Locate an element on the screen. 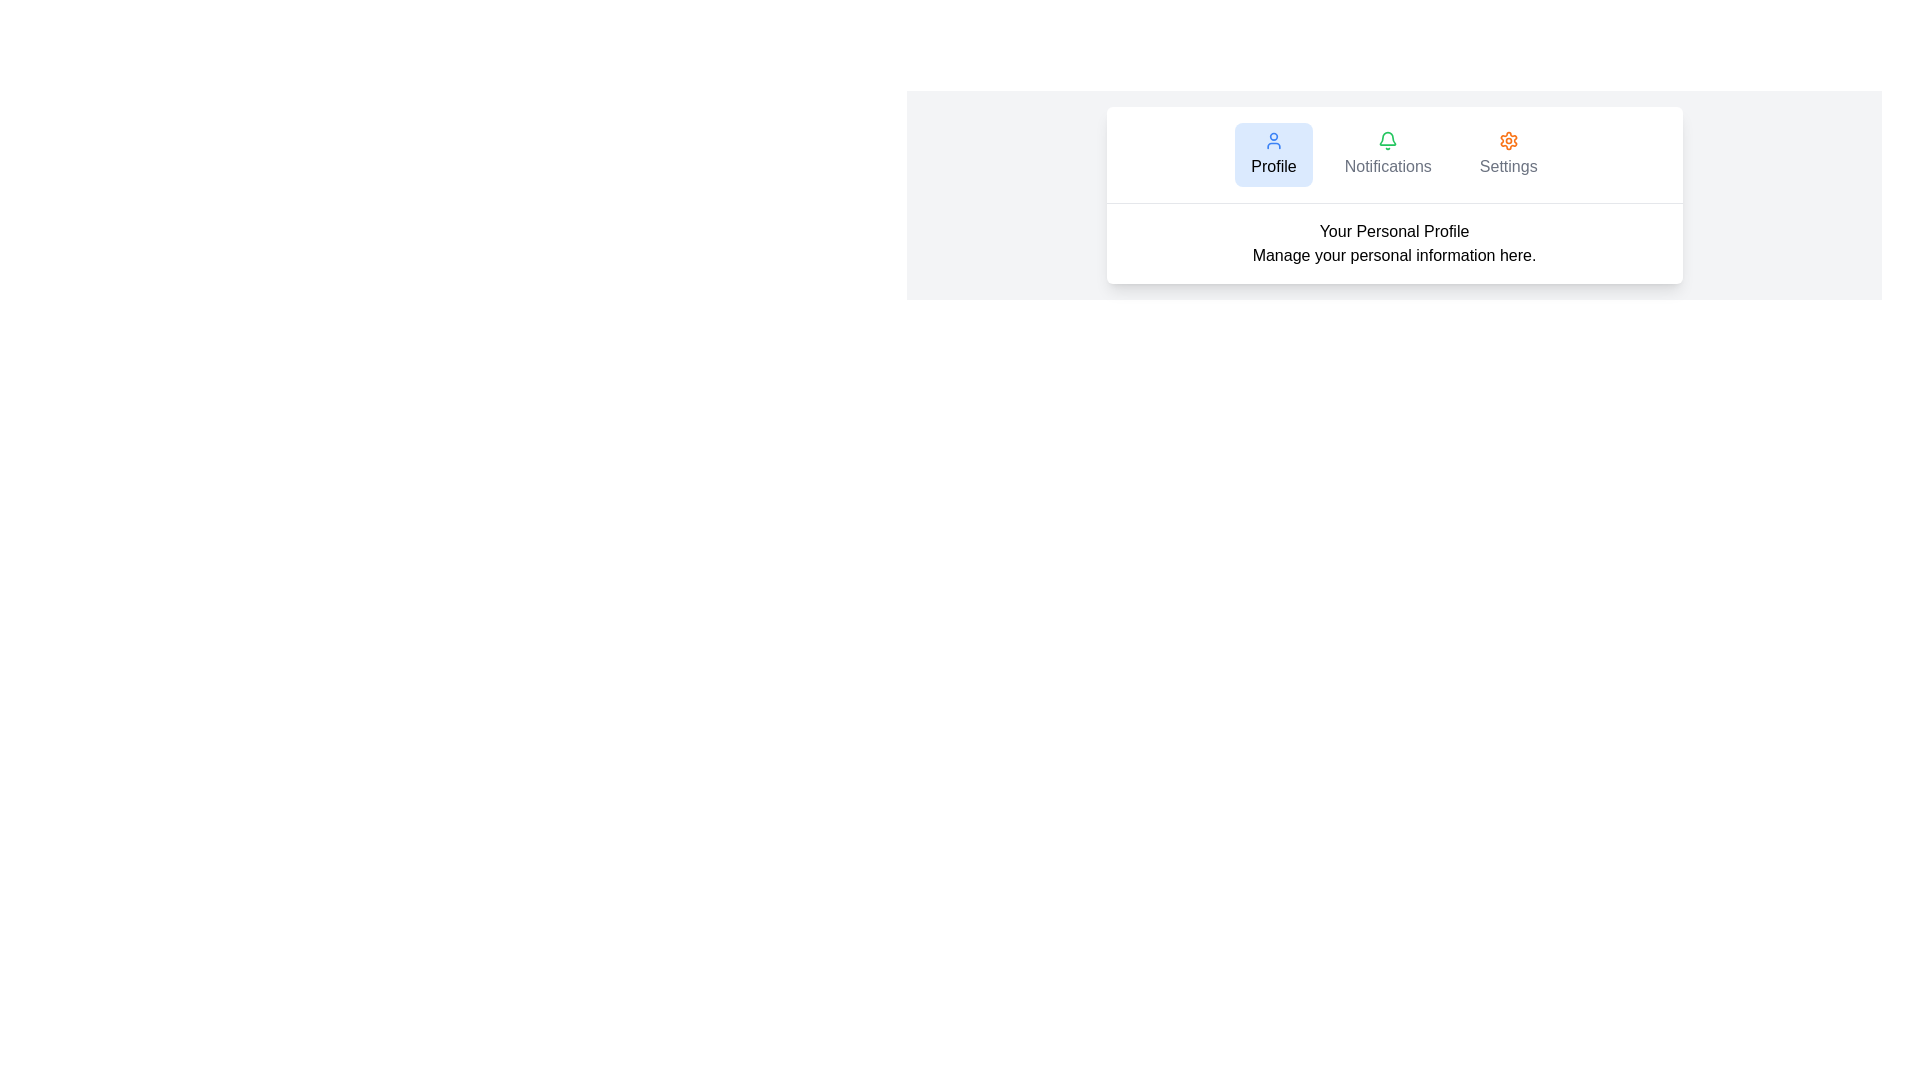 The height and width of the screenshot is (1080, 1920). the tab Notifications by clicking on it is located at coordinates (1386, 153).